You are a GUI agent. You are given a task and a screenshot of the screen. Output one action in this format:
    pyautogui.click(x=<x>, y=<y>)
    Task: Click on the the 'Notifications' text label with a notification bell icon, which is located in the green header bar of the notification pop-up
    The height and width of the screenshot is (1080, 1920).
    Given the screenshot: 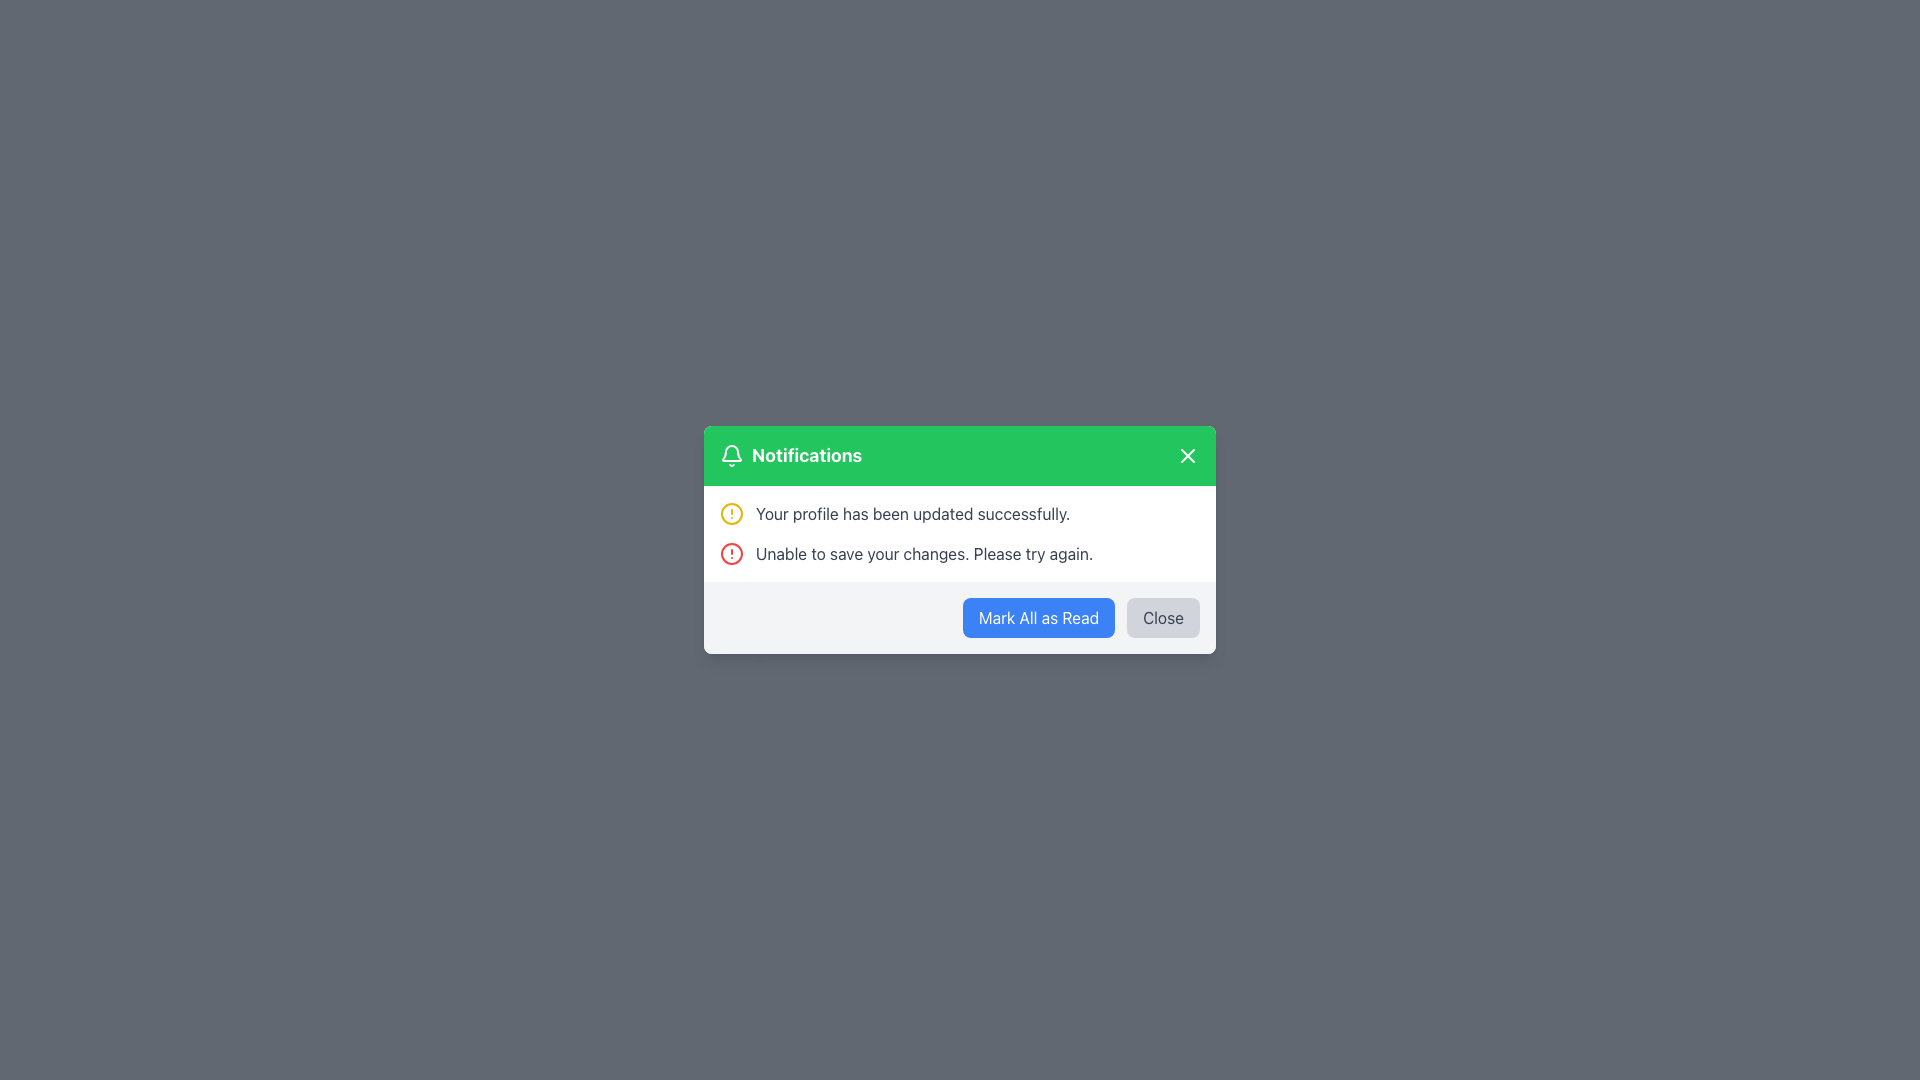 What is the action you would take?
    pyautogui.click(x=790, y=455)
    